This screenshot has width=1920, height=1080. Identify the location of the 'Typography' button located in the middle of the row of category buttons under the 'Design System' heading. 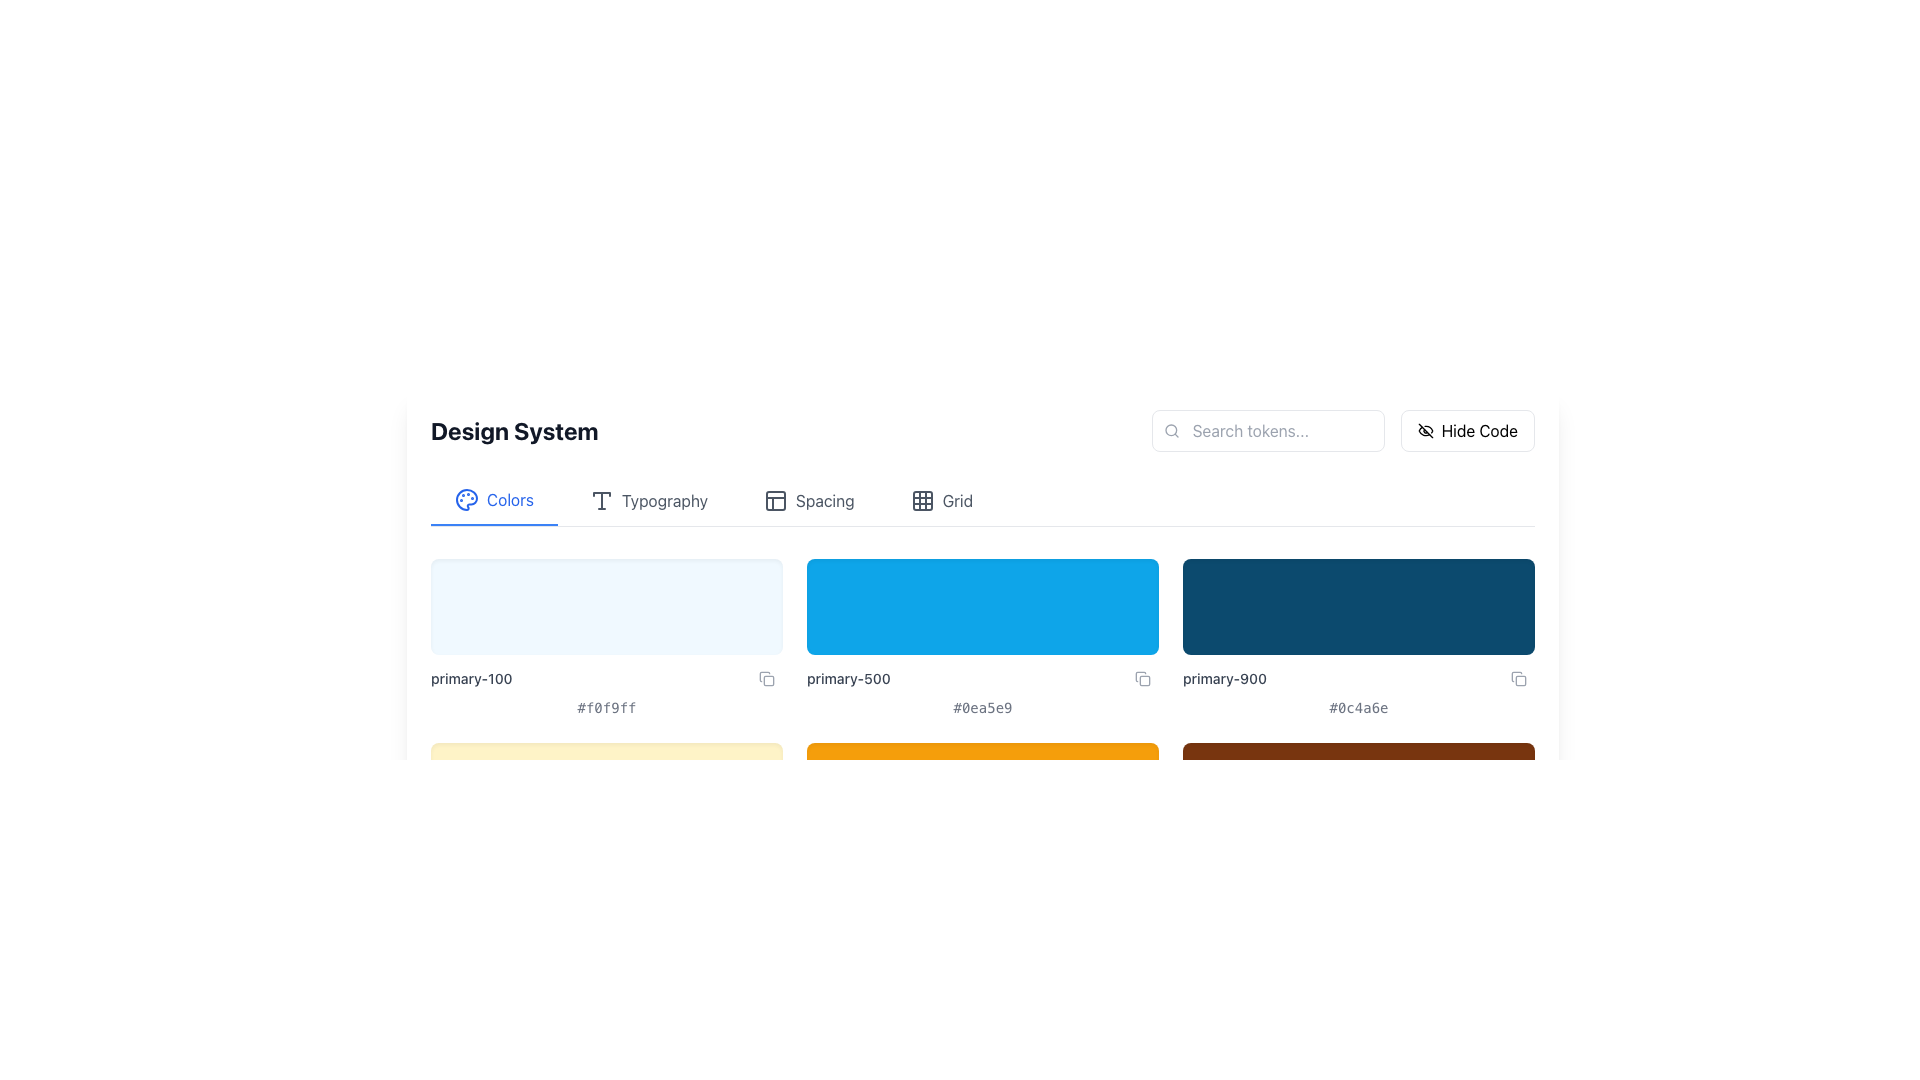
(648, 500).